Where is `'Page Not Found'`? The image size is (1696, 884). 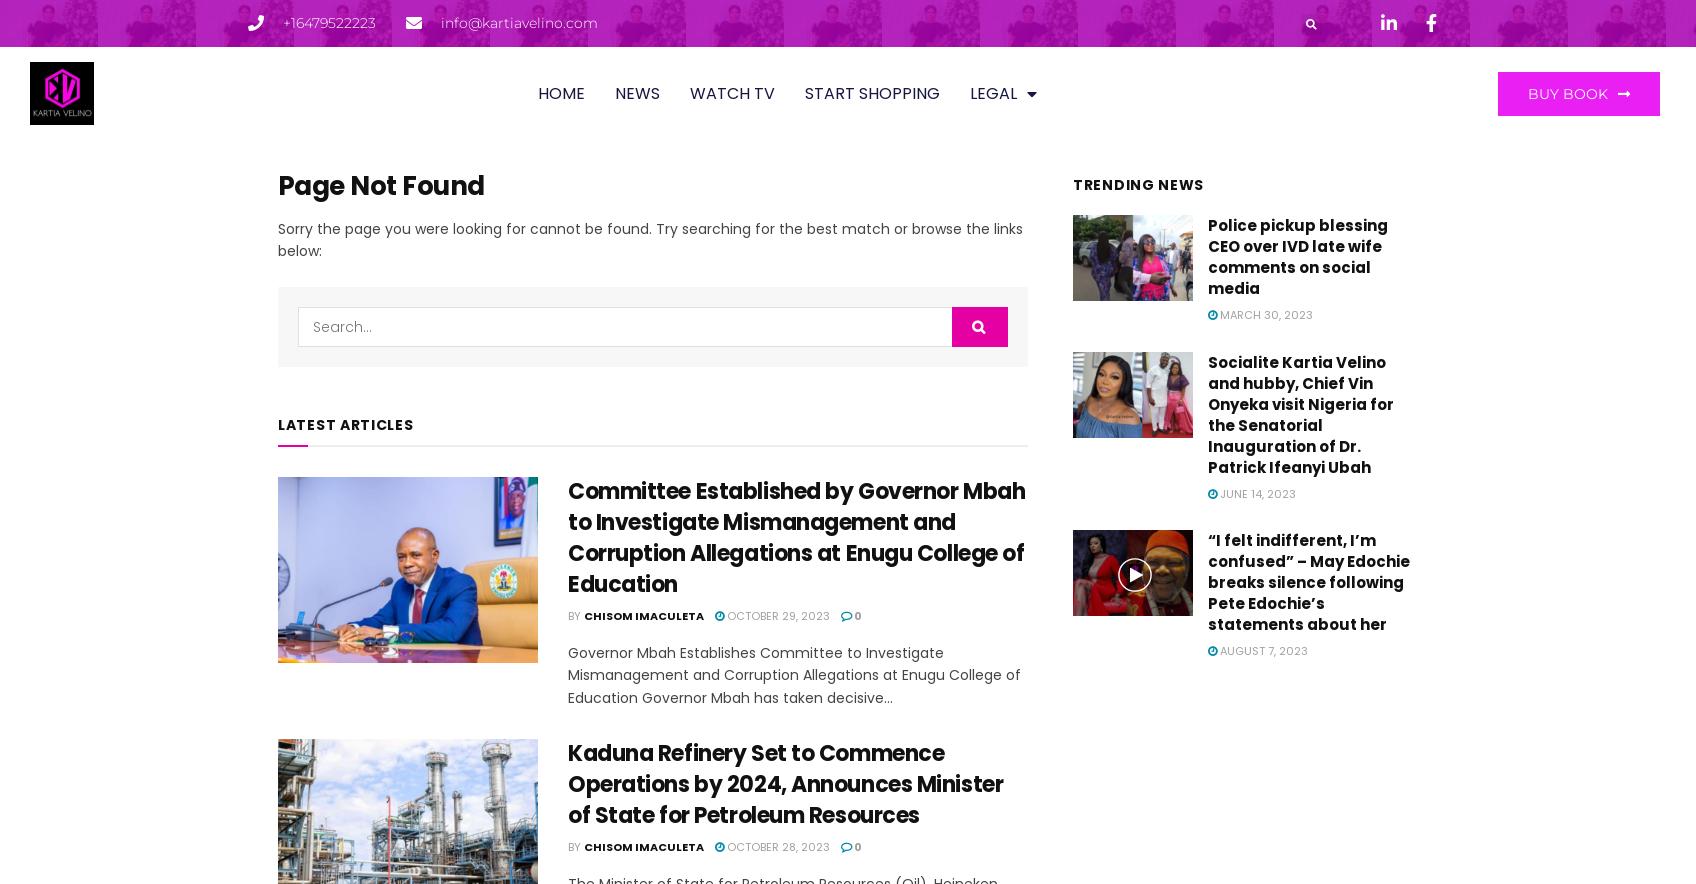 'Page Not Found' is located at coordinates (379, 184).